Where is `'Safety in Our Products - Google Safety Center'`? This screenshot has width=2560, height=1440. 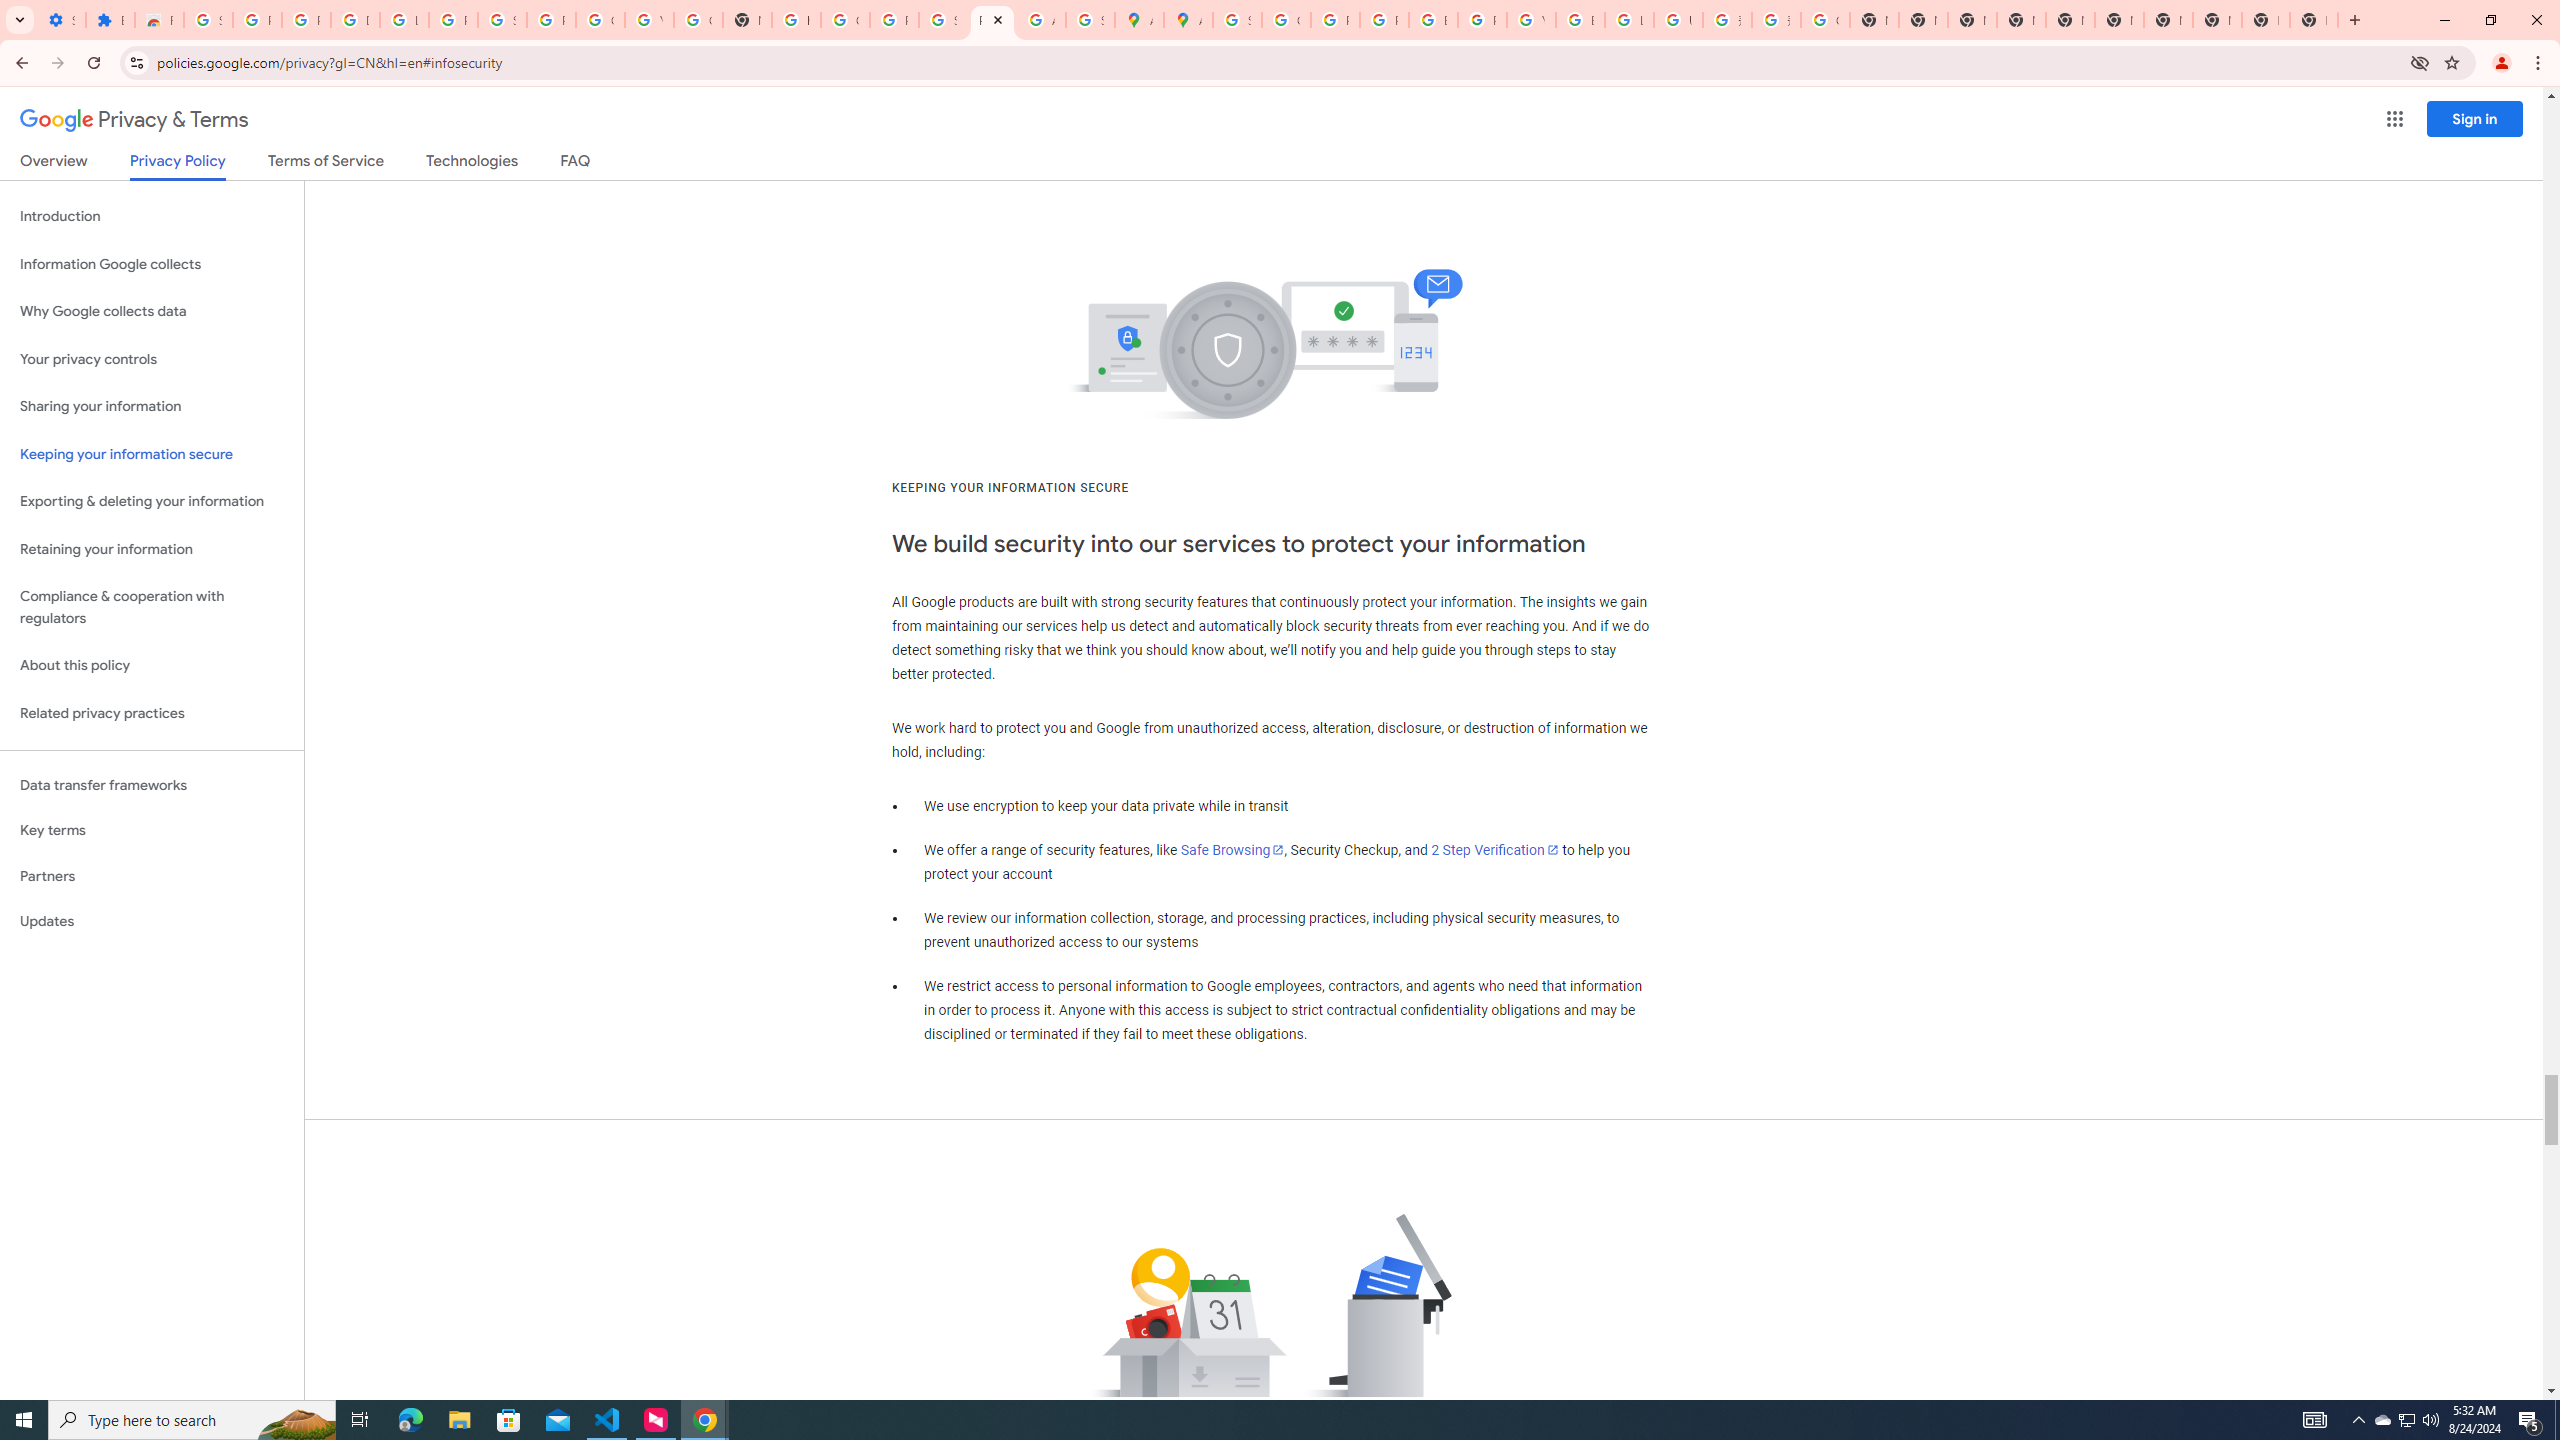
'Safety in Our Products - Google Safety Center' is located at coordinates (1089, 19).